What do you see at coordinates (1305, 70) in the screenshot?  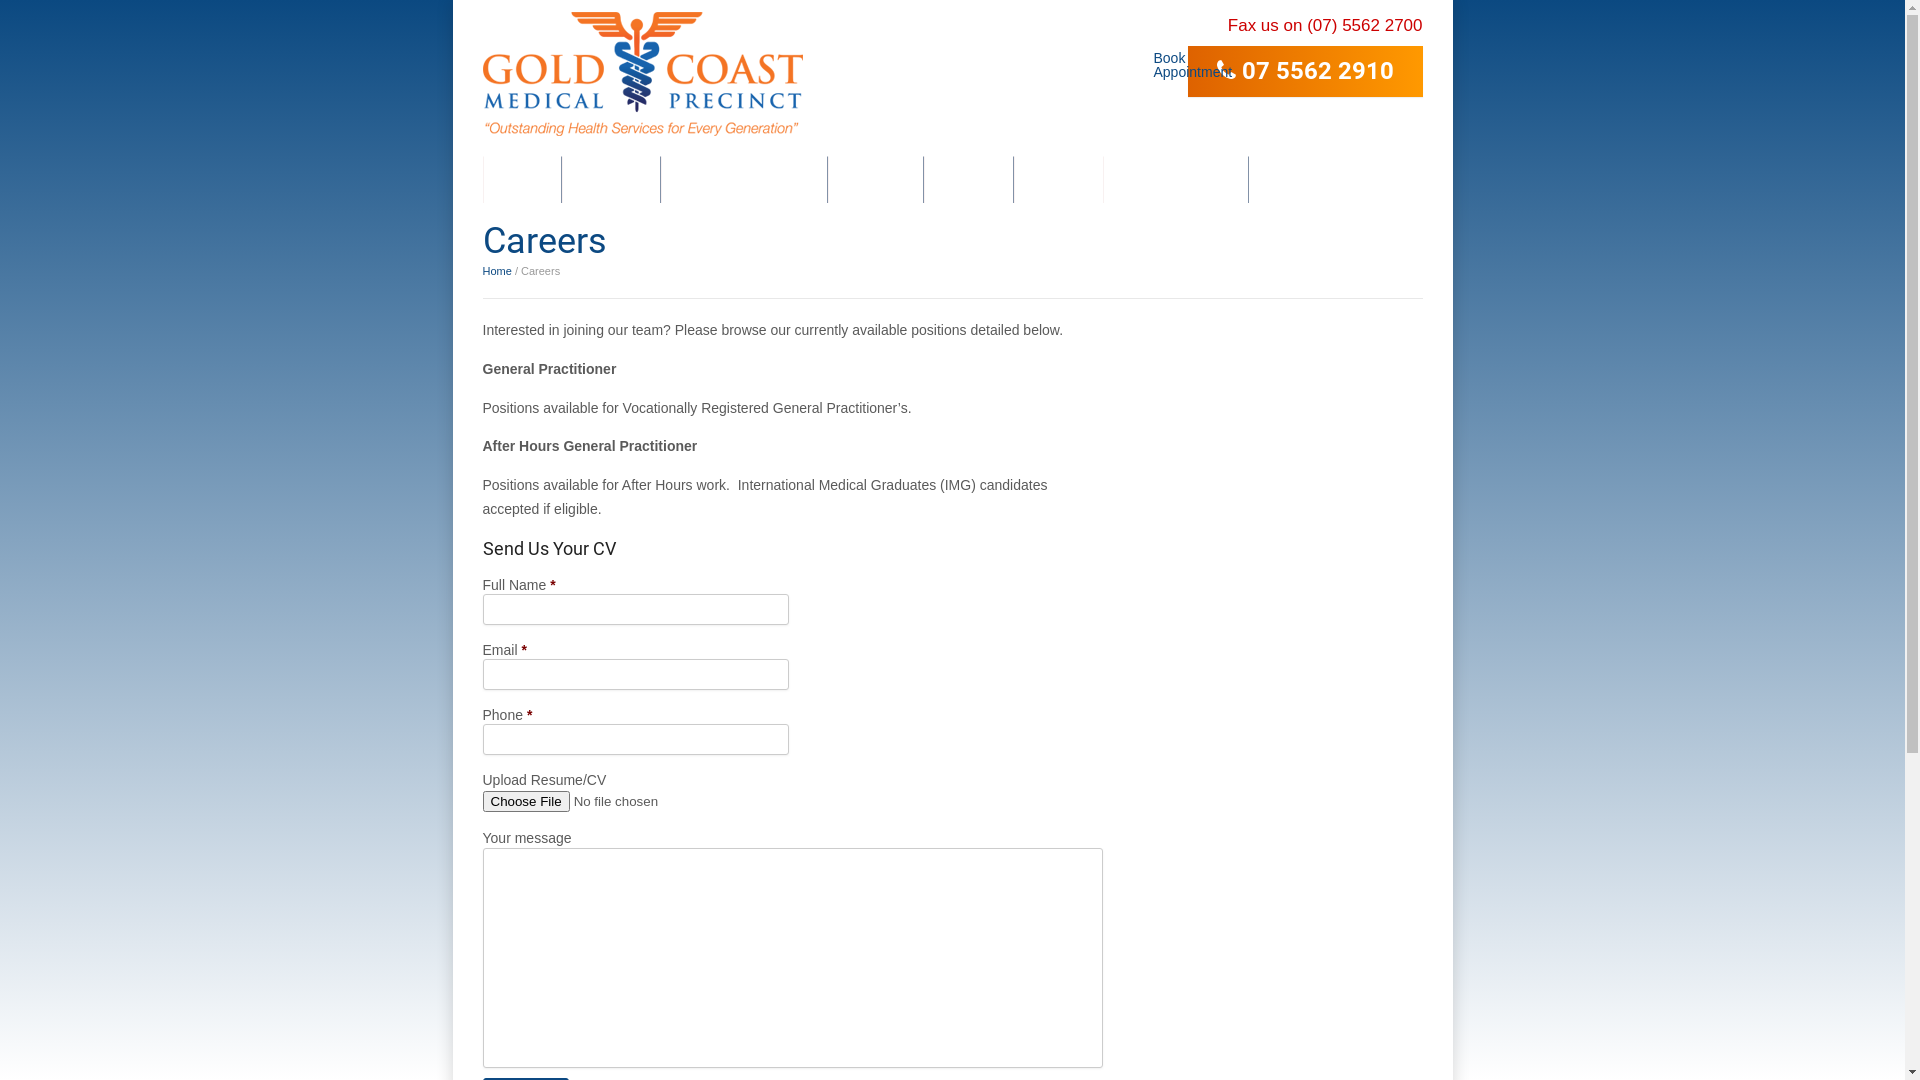 I see `'07 5562 2910'` at bounding box center [1305, 70].